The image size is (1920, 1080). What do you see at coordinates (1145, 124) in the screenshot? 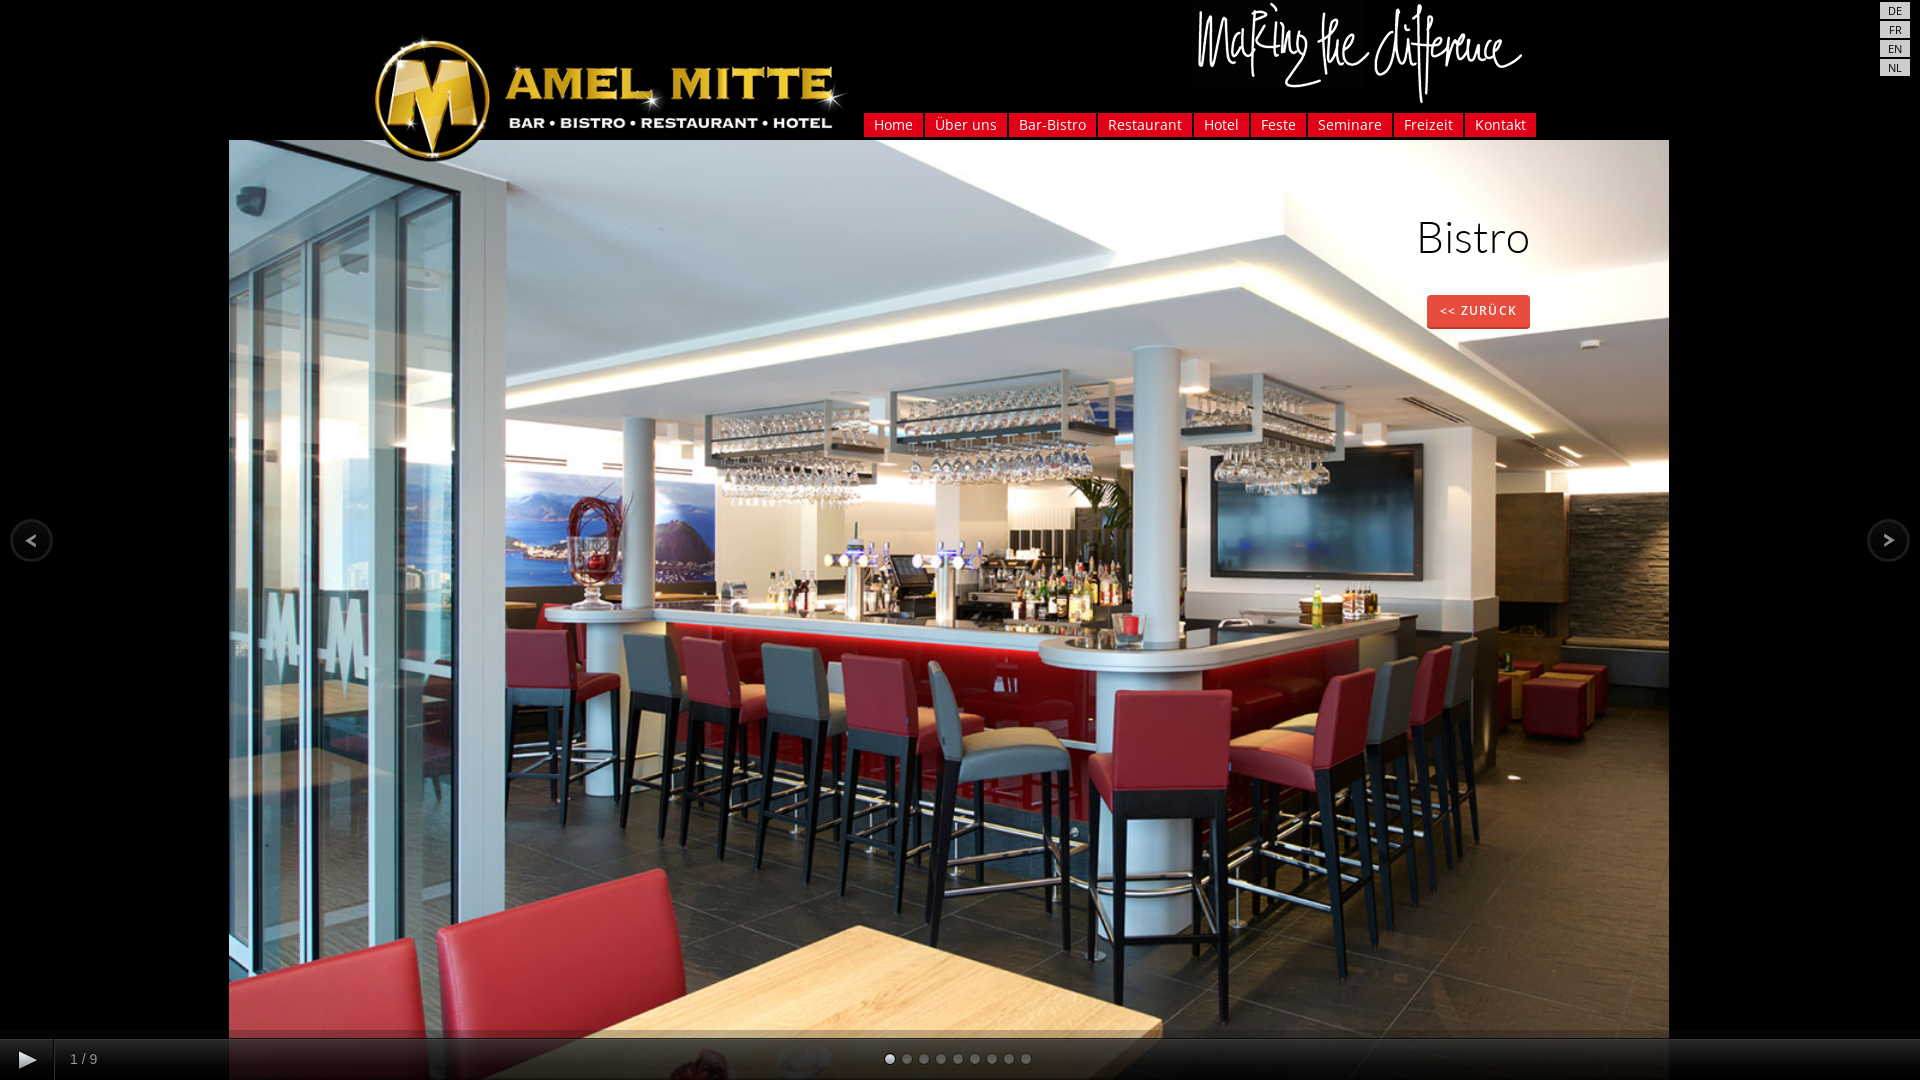
I see `'Restaurant'` at bounding box center [1145, 124].